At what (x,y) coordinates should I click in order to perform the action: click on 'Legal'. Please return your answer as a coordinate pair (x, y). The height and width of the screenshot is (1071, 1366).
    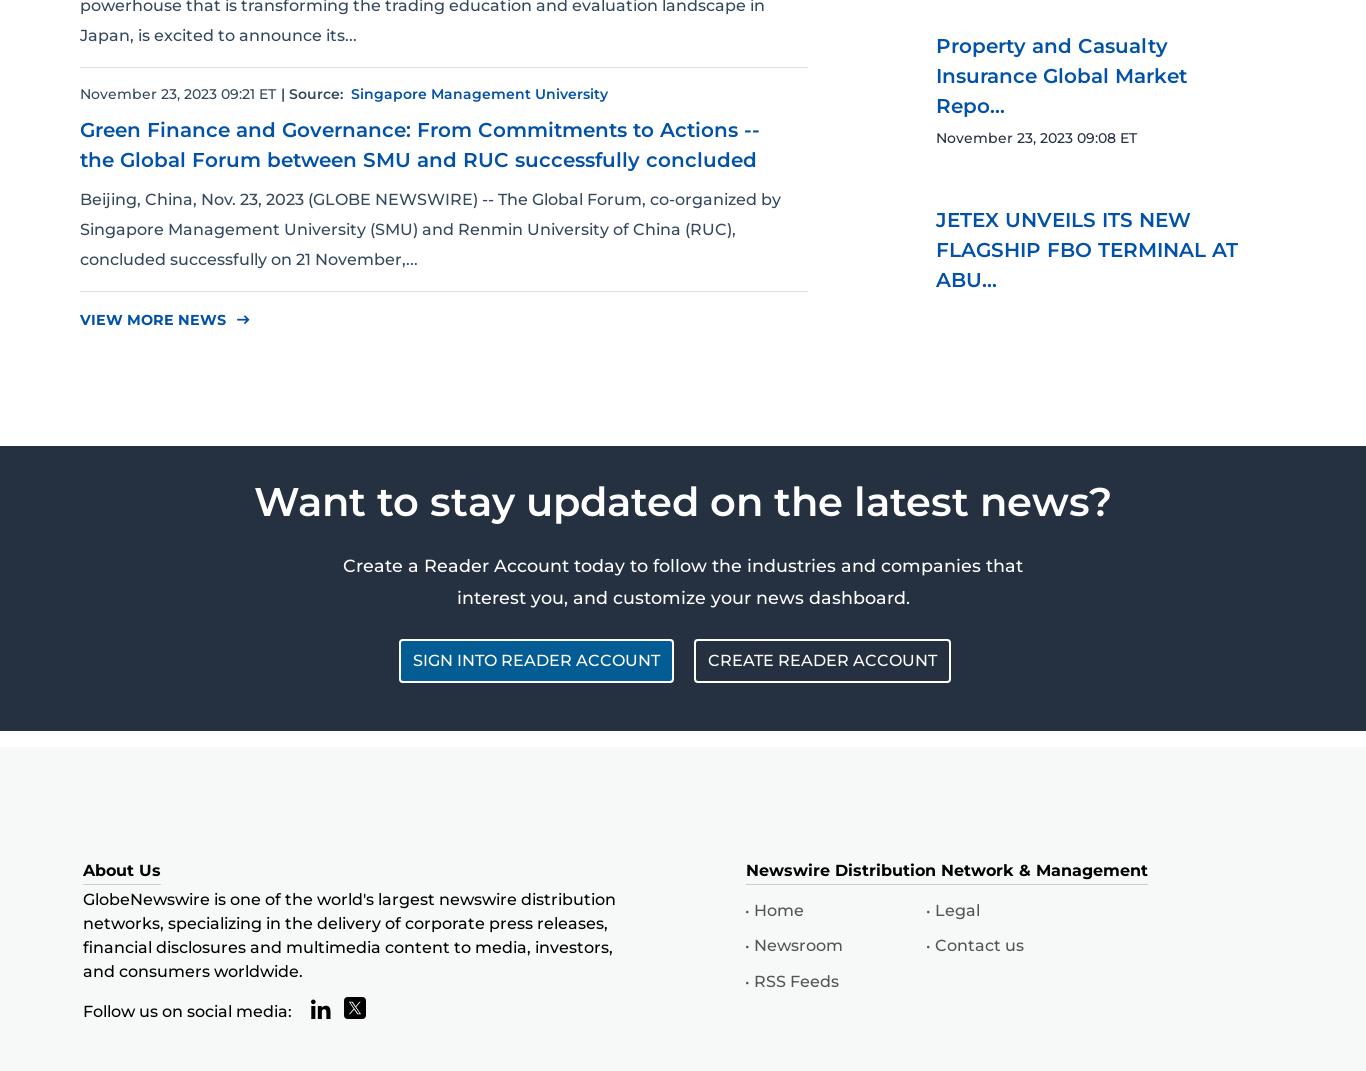
    Looking at the image, I should click on (935, 910).